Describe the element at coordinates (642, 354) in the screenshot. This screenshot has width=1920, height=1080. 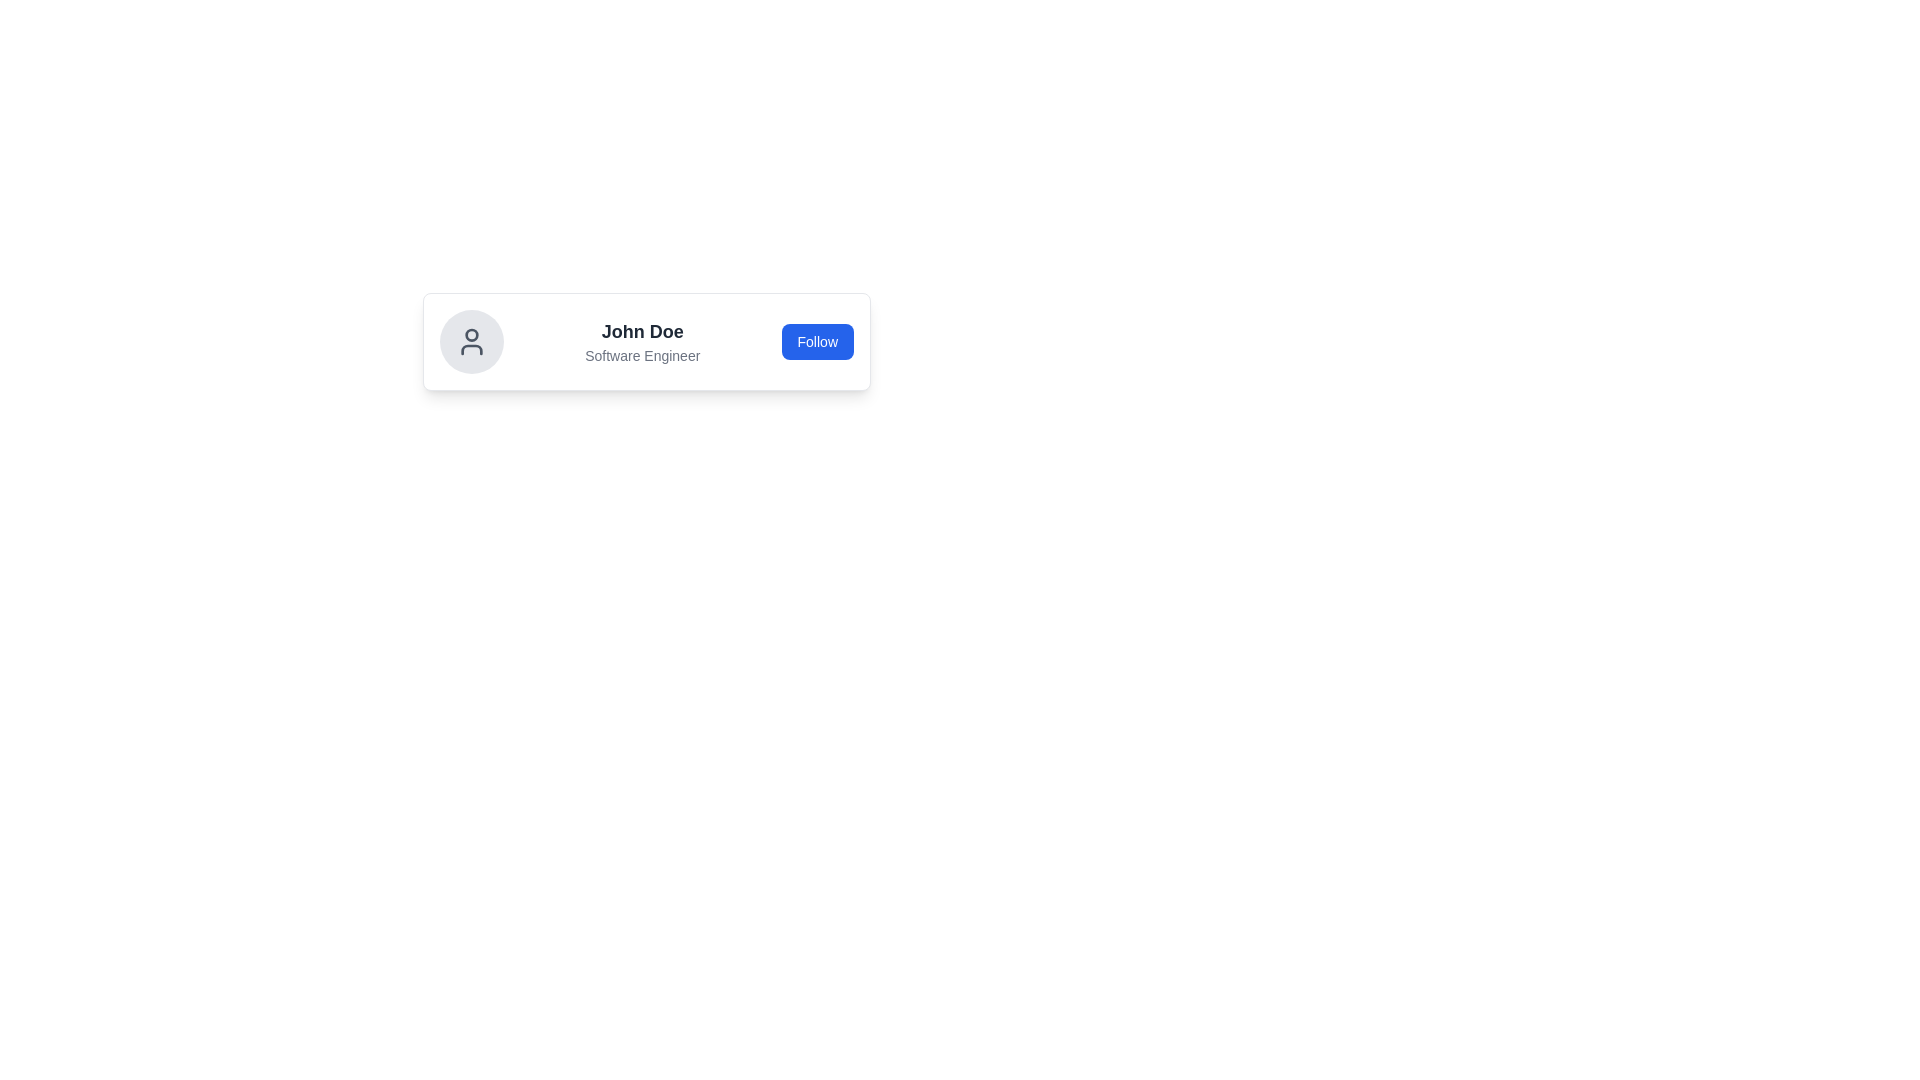
I see `text information from the text label displaying 'Software Engineer', which is positioned directly below the title 'John Doe' in a smaller, light-gray font` at that location.